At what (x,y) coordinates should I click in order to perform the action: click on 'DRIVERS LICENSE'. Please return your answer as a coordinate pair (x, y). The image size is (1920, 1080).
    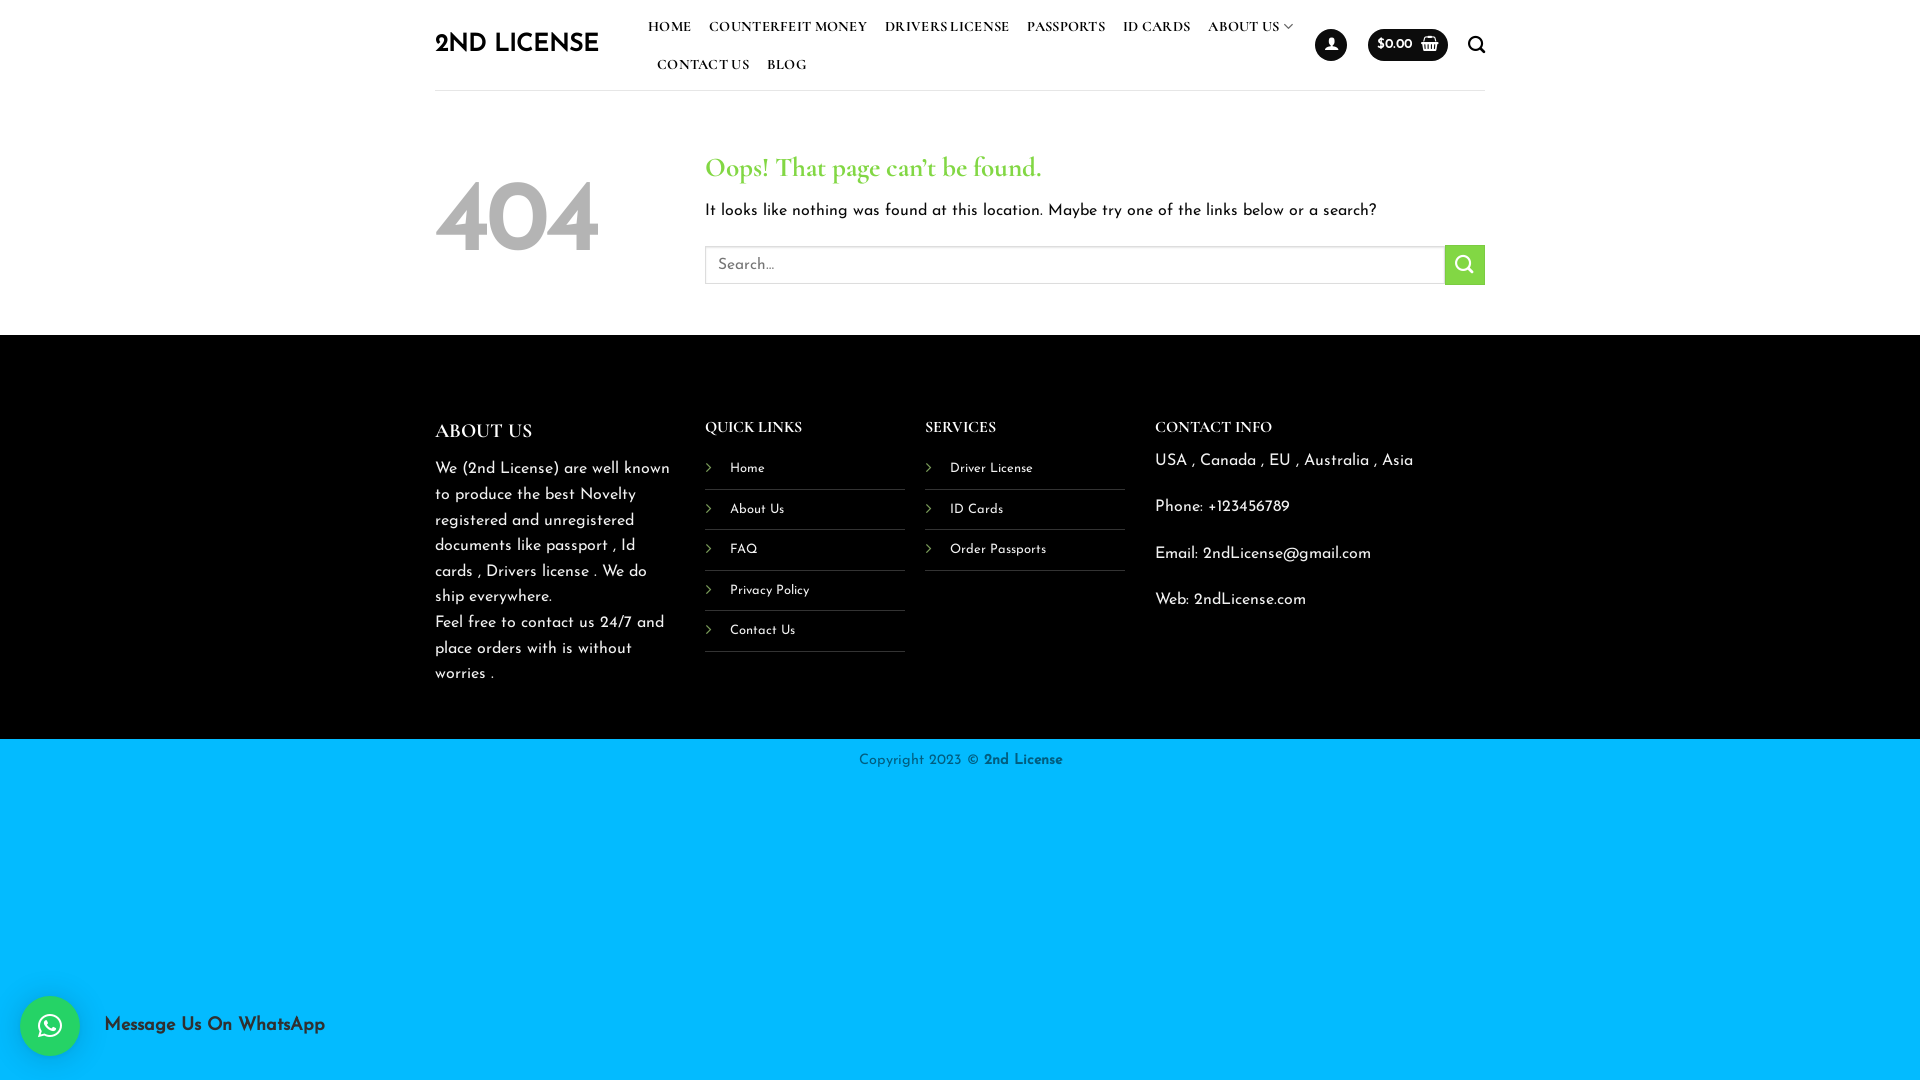
    Looking at the image, I should click on (945, 27).